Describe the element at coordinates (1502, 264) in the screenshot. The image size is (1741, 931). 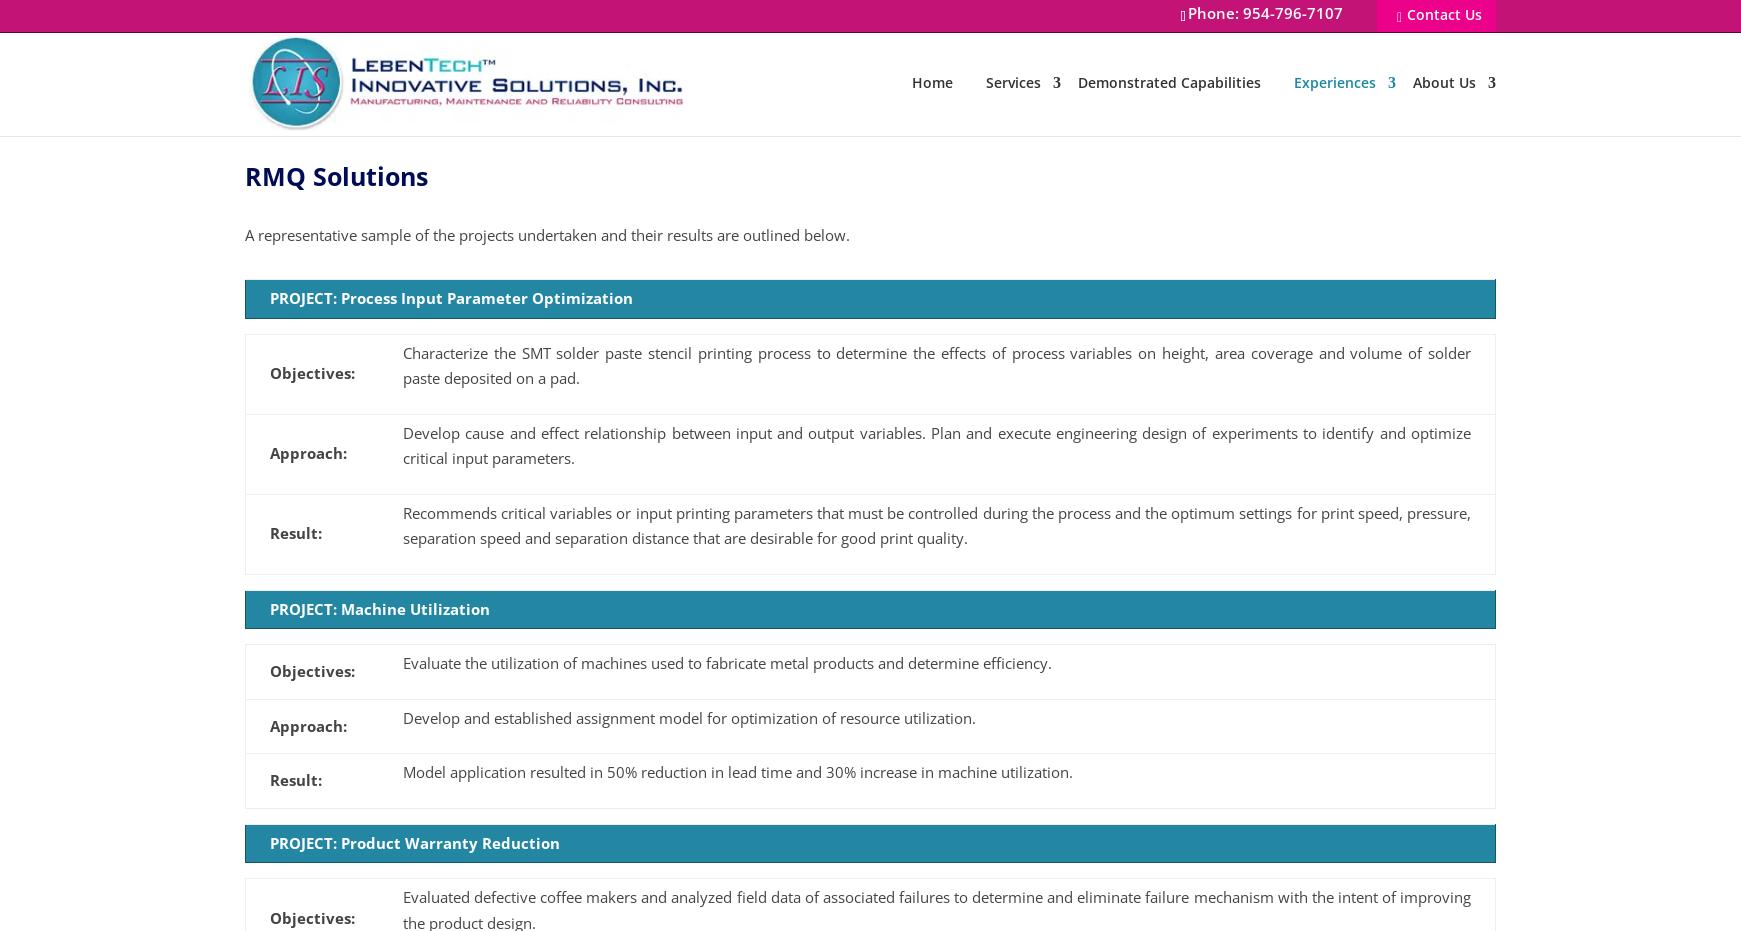
I see `'LebenTech Quality Program'` at that location.